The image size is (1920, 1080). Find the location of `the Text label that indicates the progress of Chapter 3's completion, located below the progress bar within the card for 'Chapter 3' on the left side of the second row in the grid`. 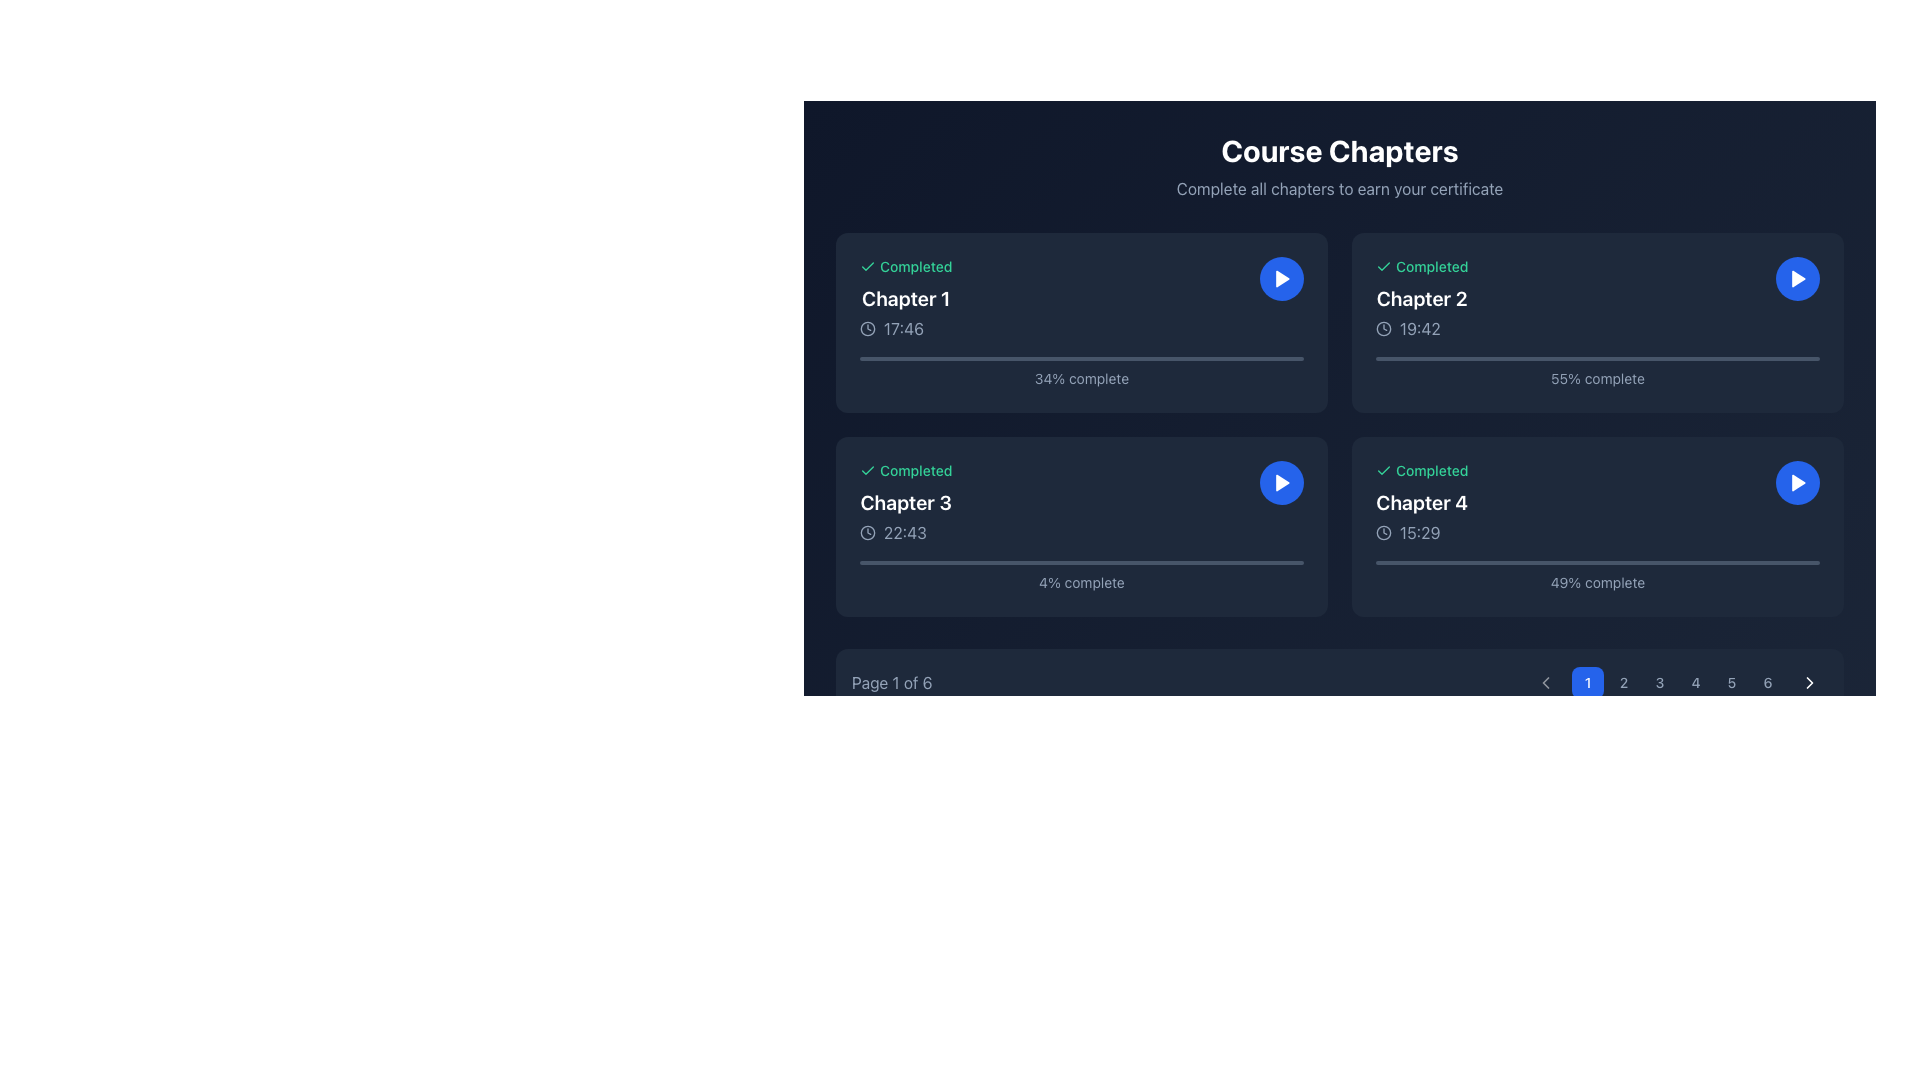

the Text label that indicates the progress of Chapter 3's completion, located below the progress bar within the card for 'Chapter 3' on the left side of the second row in the grid is located at coordinates (1080, 577).